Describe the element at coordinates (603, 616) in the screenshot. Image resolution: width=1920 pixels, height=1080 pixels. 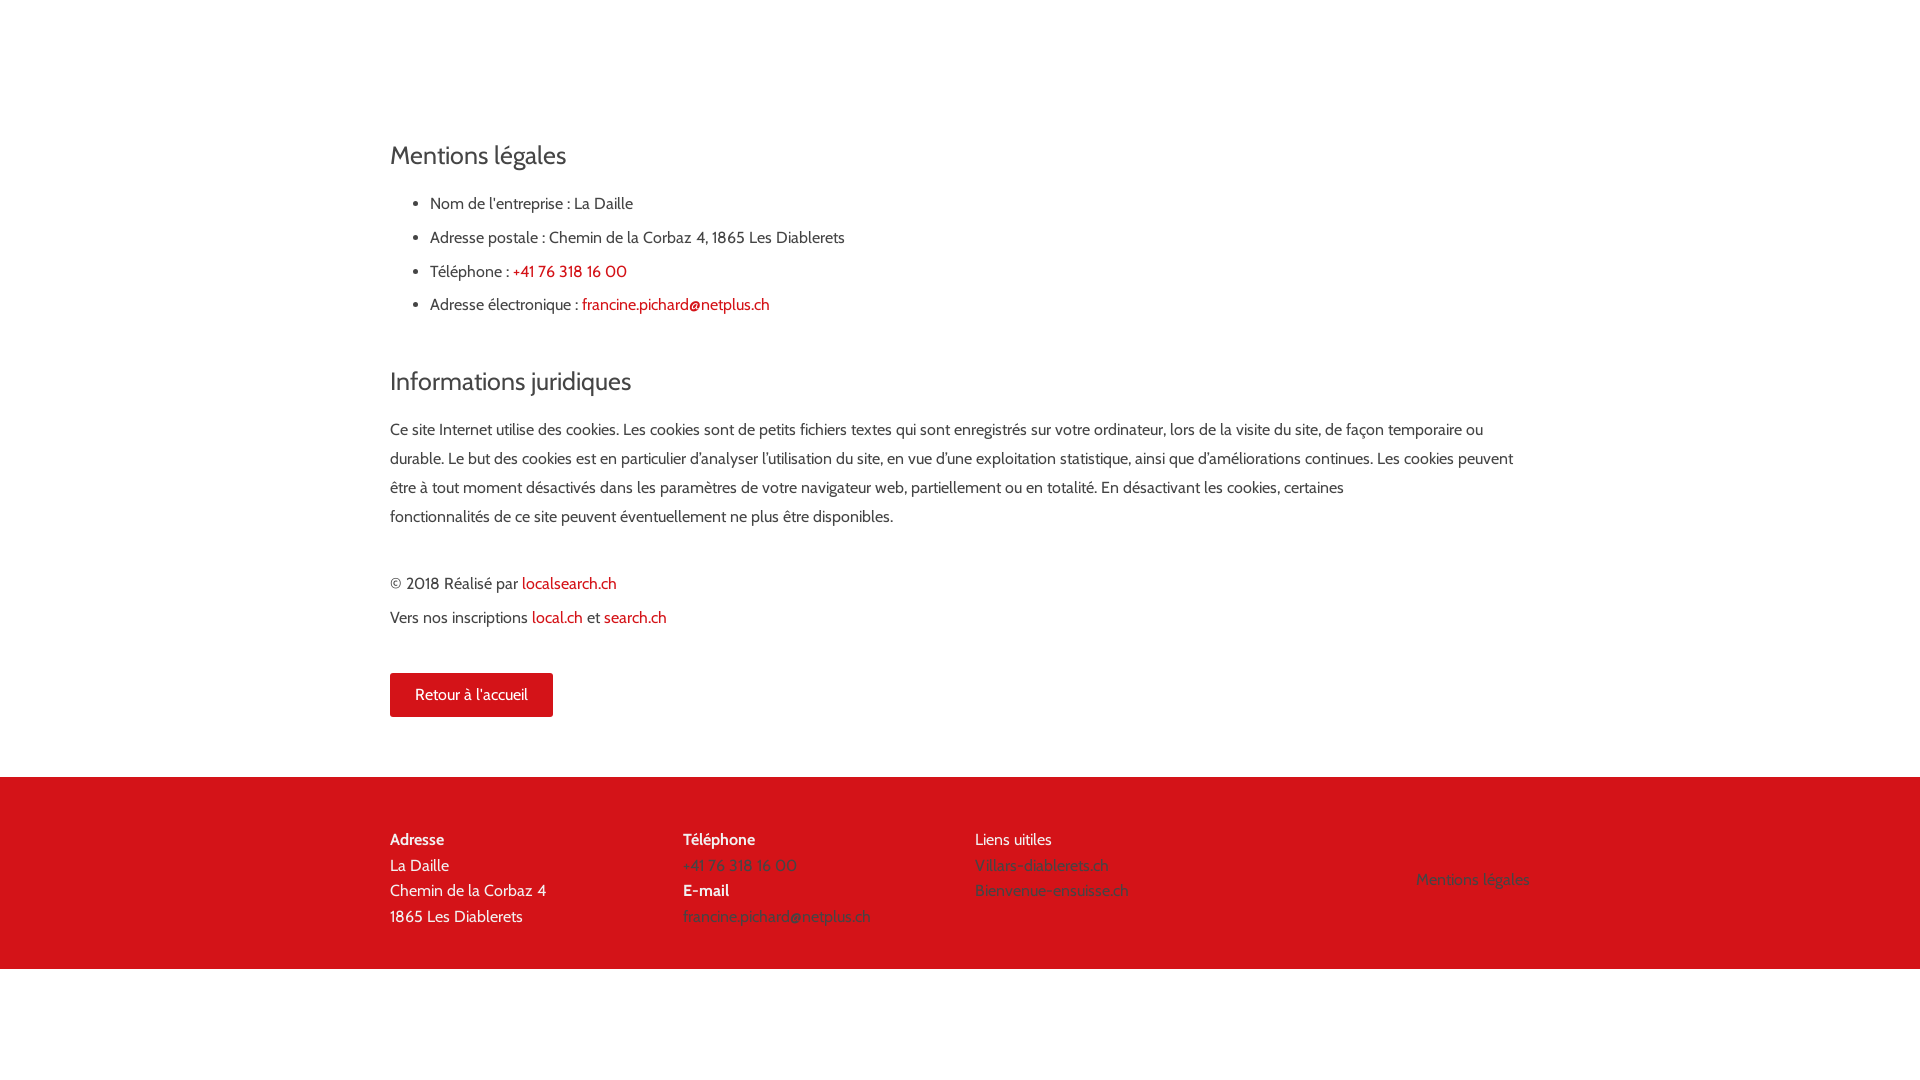
I see `'search.ch'` at that location.